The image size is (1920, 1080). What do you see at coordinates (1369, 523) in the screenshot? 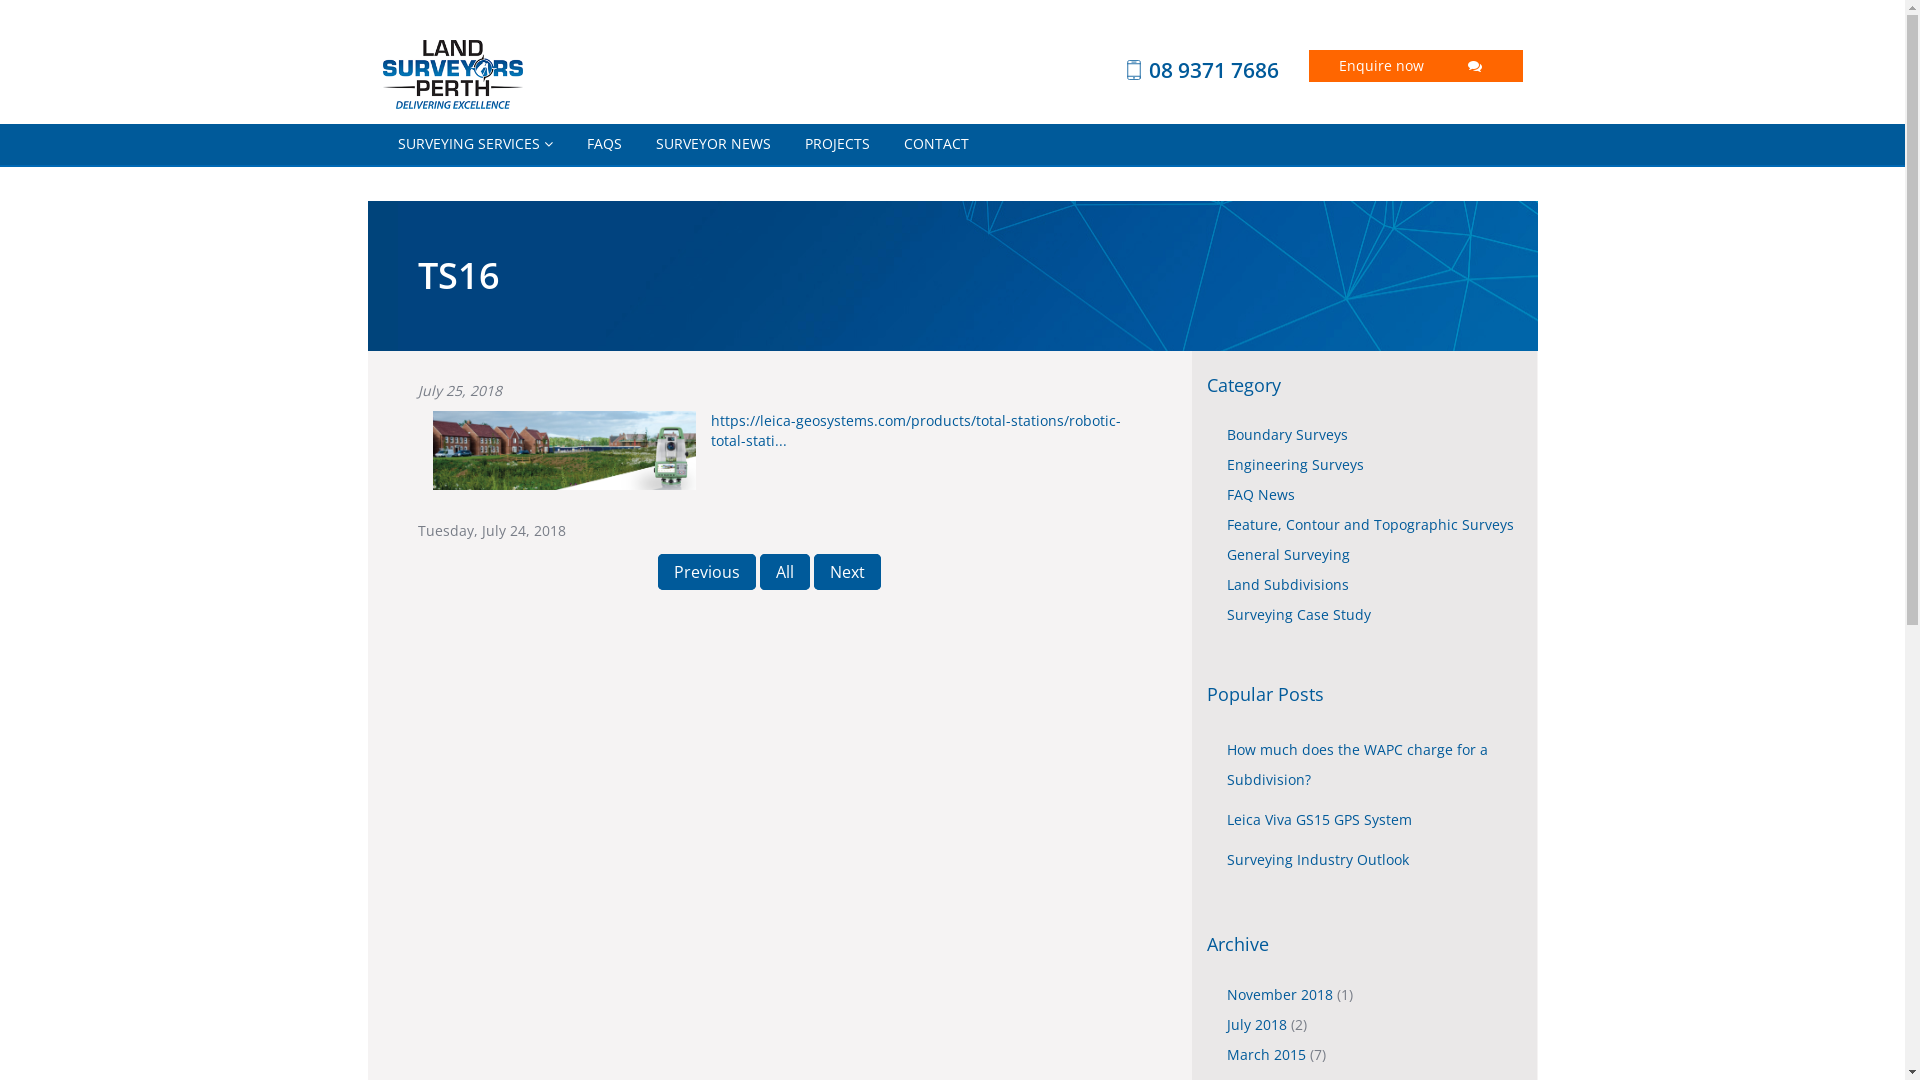
I see `'Feature, Contour and Topographic Surveys'` at bounding box center [1369, 523].